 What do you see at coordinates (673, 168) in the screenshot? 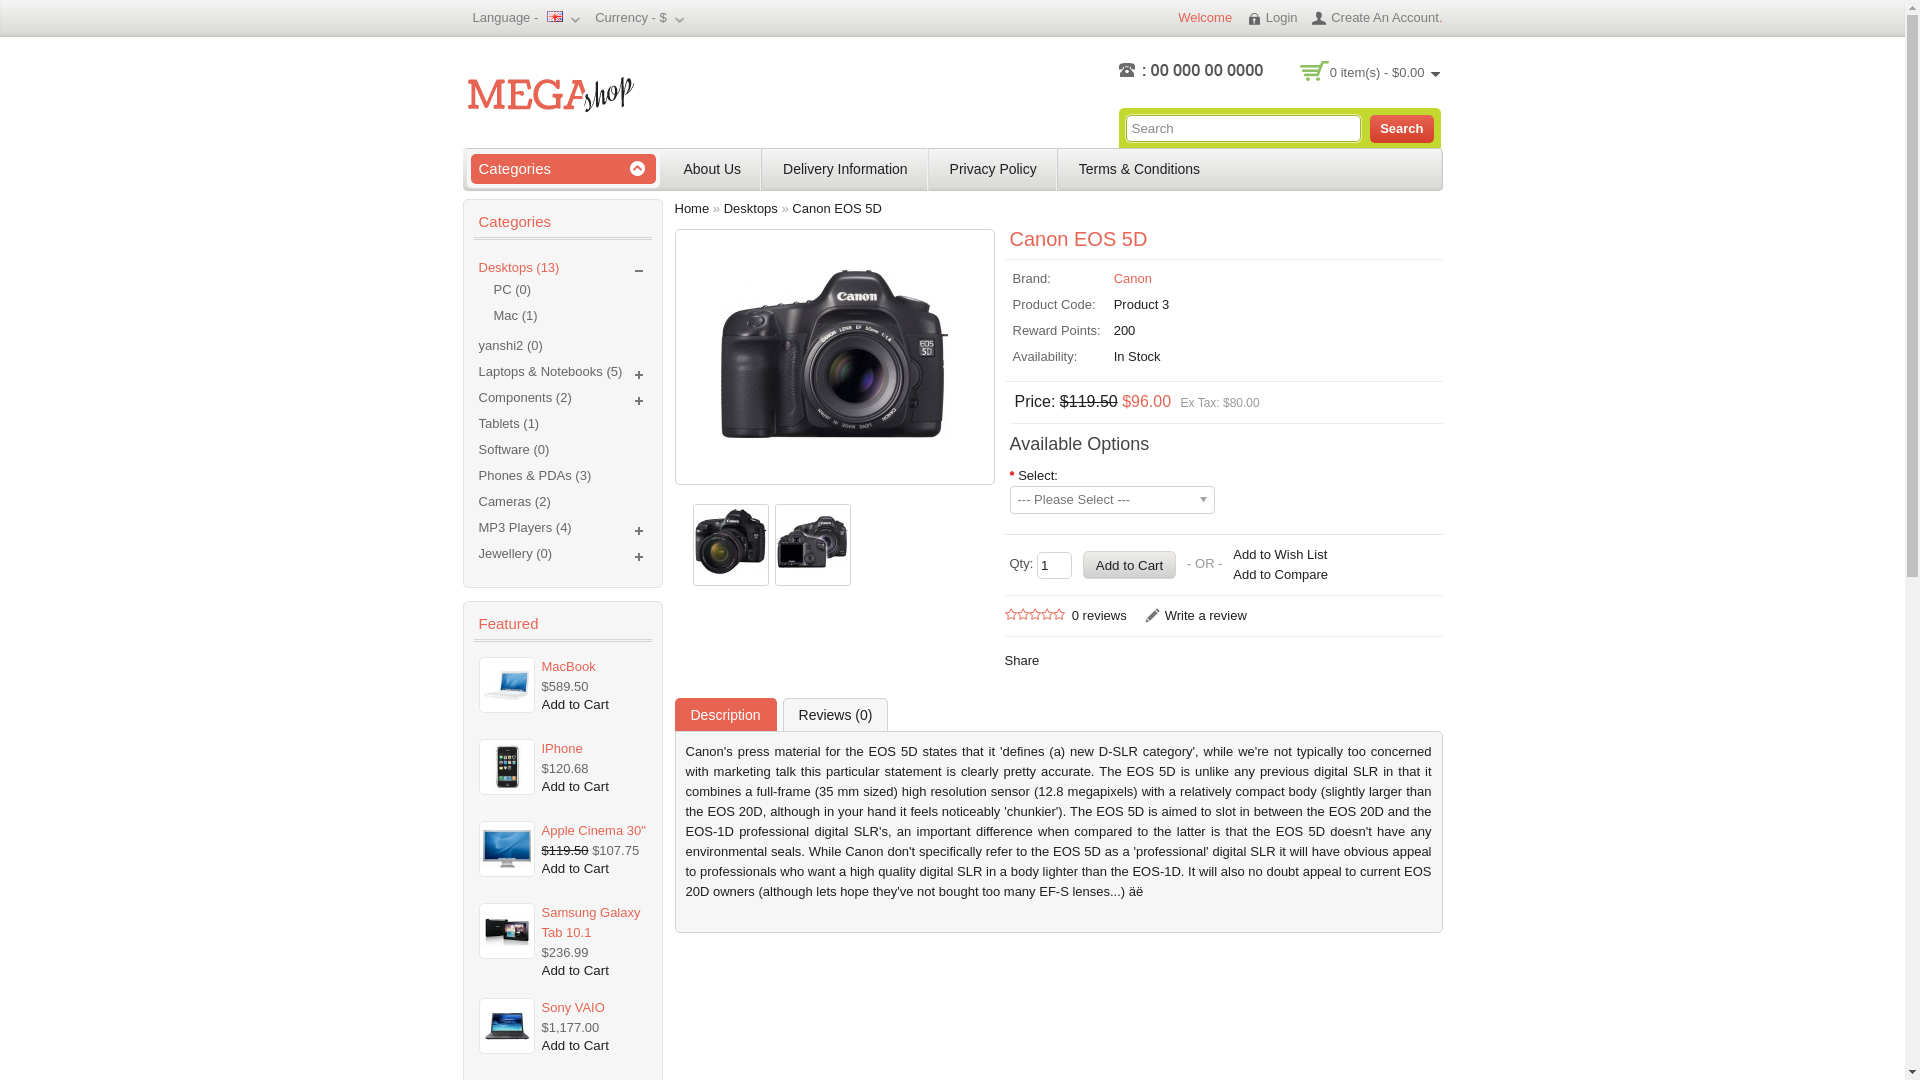
I see `'About Us'` at bounding box center [673, 168].